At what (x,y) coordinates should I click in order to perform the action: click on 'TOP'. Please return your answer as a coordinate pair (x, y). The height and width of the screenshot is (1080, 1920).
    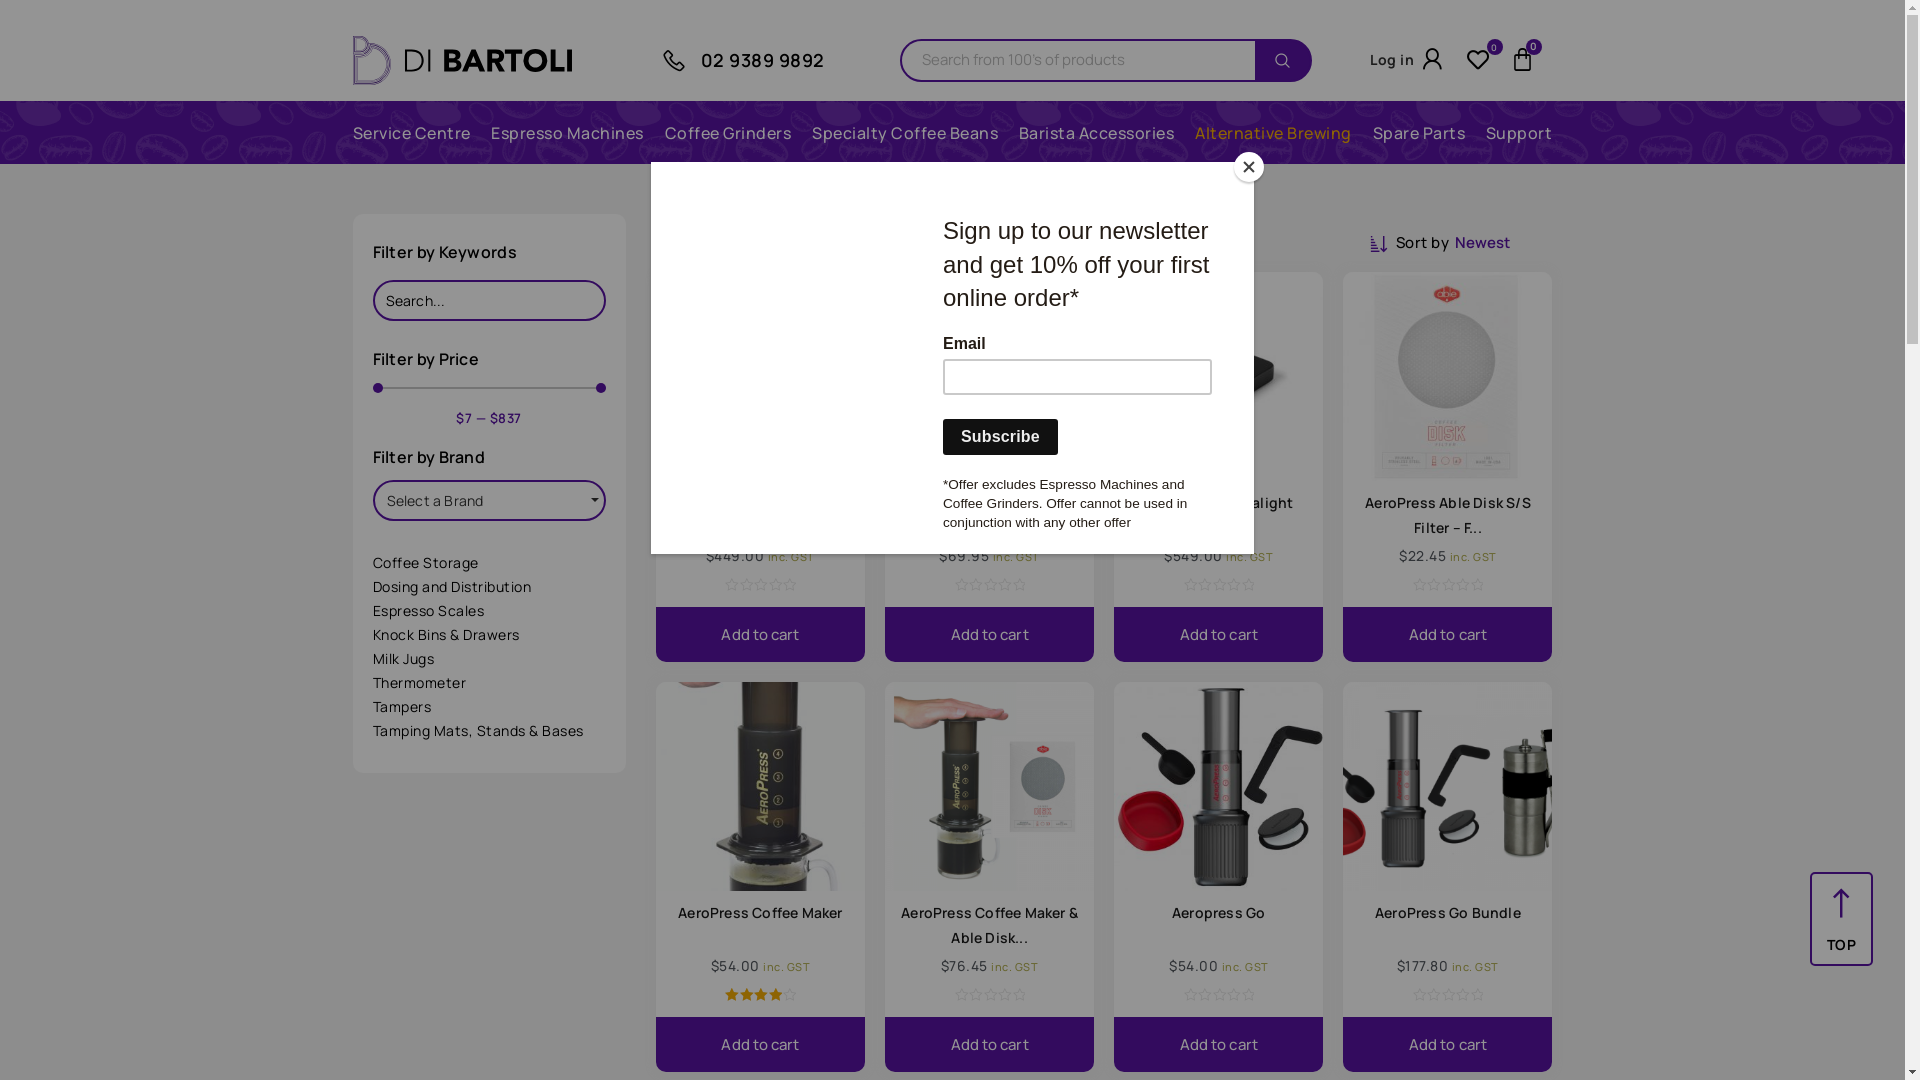
    Looking at the image, I should click on (1840, 944).